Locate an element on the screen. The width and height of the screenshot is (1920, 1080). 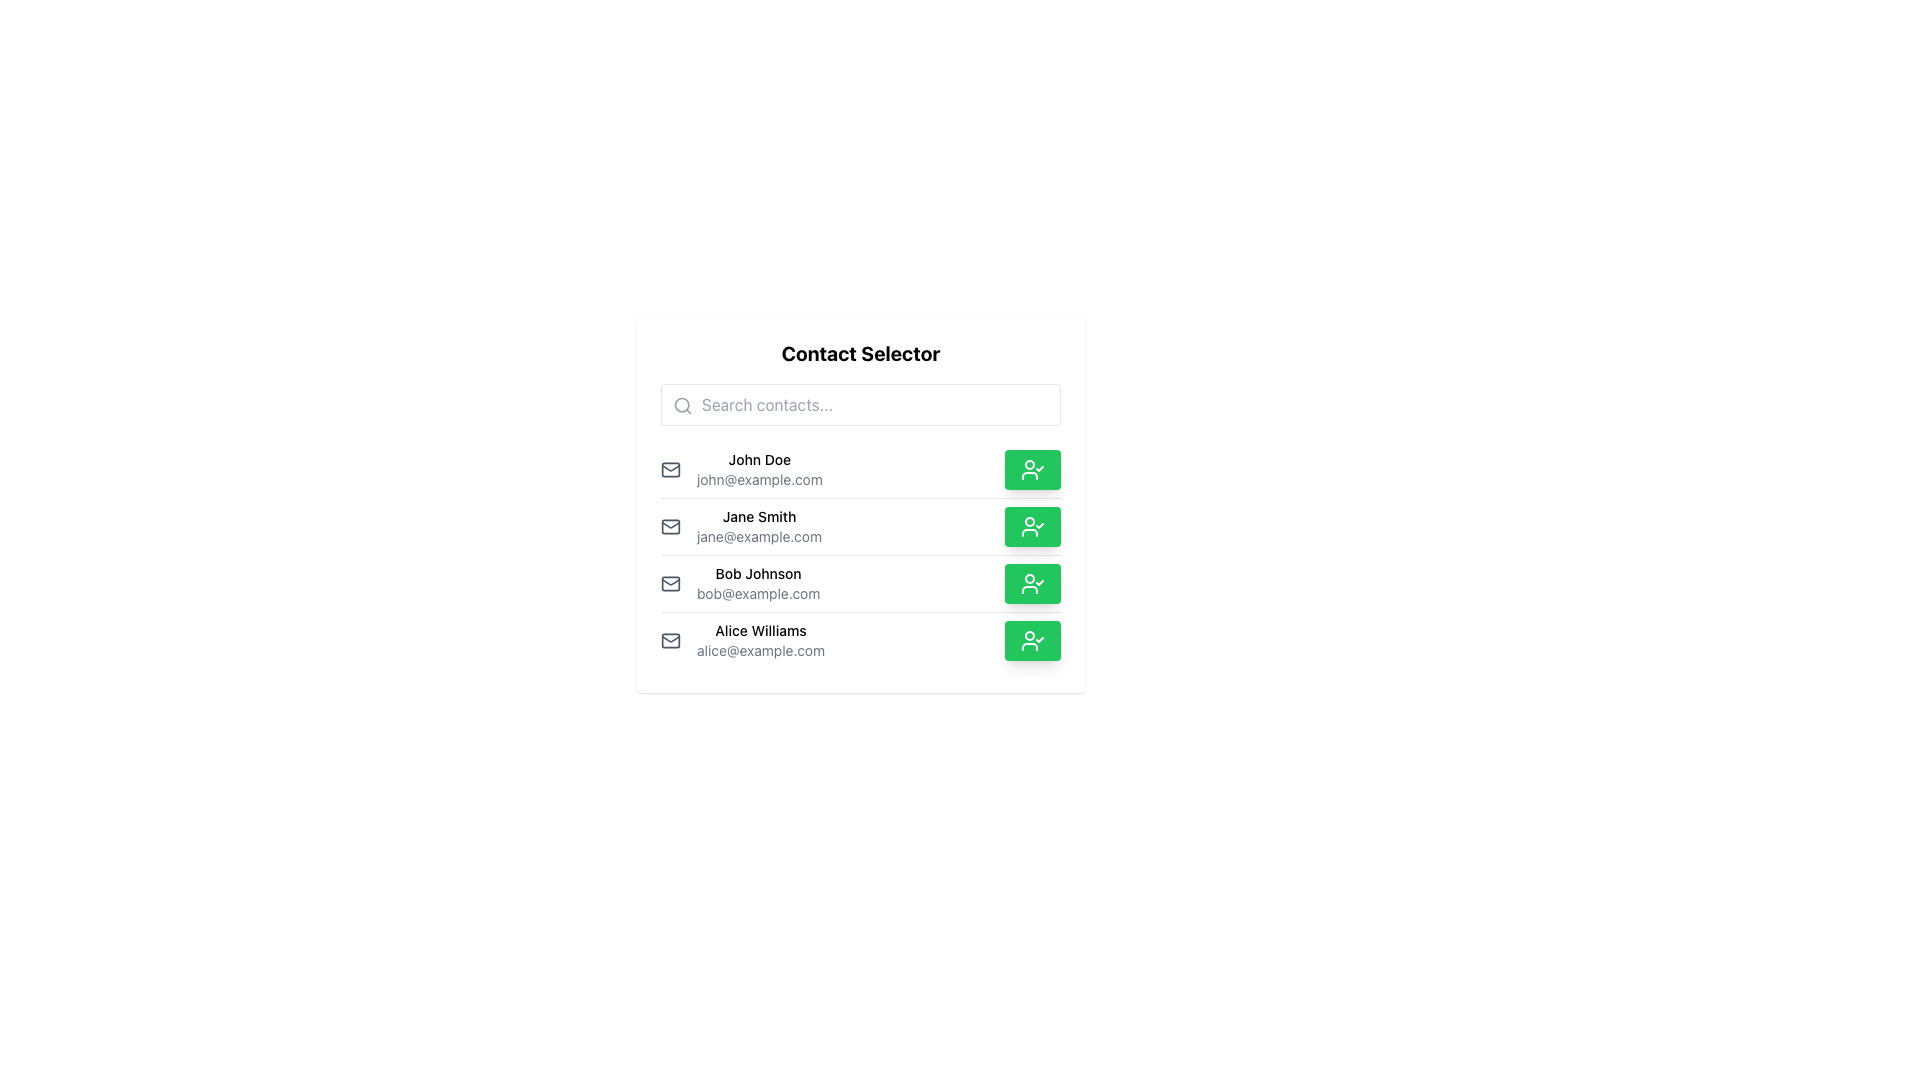
the email address displayed for the contact named 'Alice Williams', located in the fourth entry of the contact list is located at coordinates (760, 651).